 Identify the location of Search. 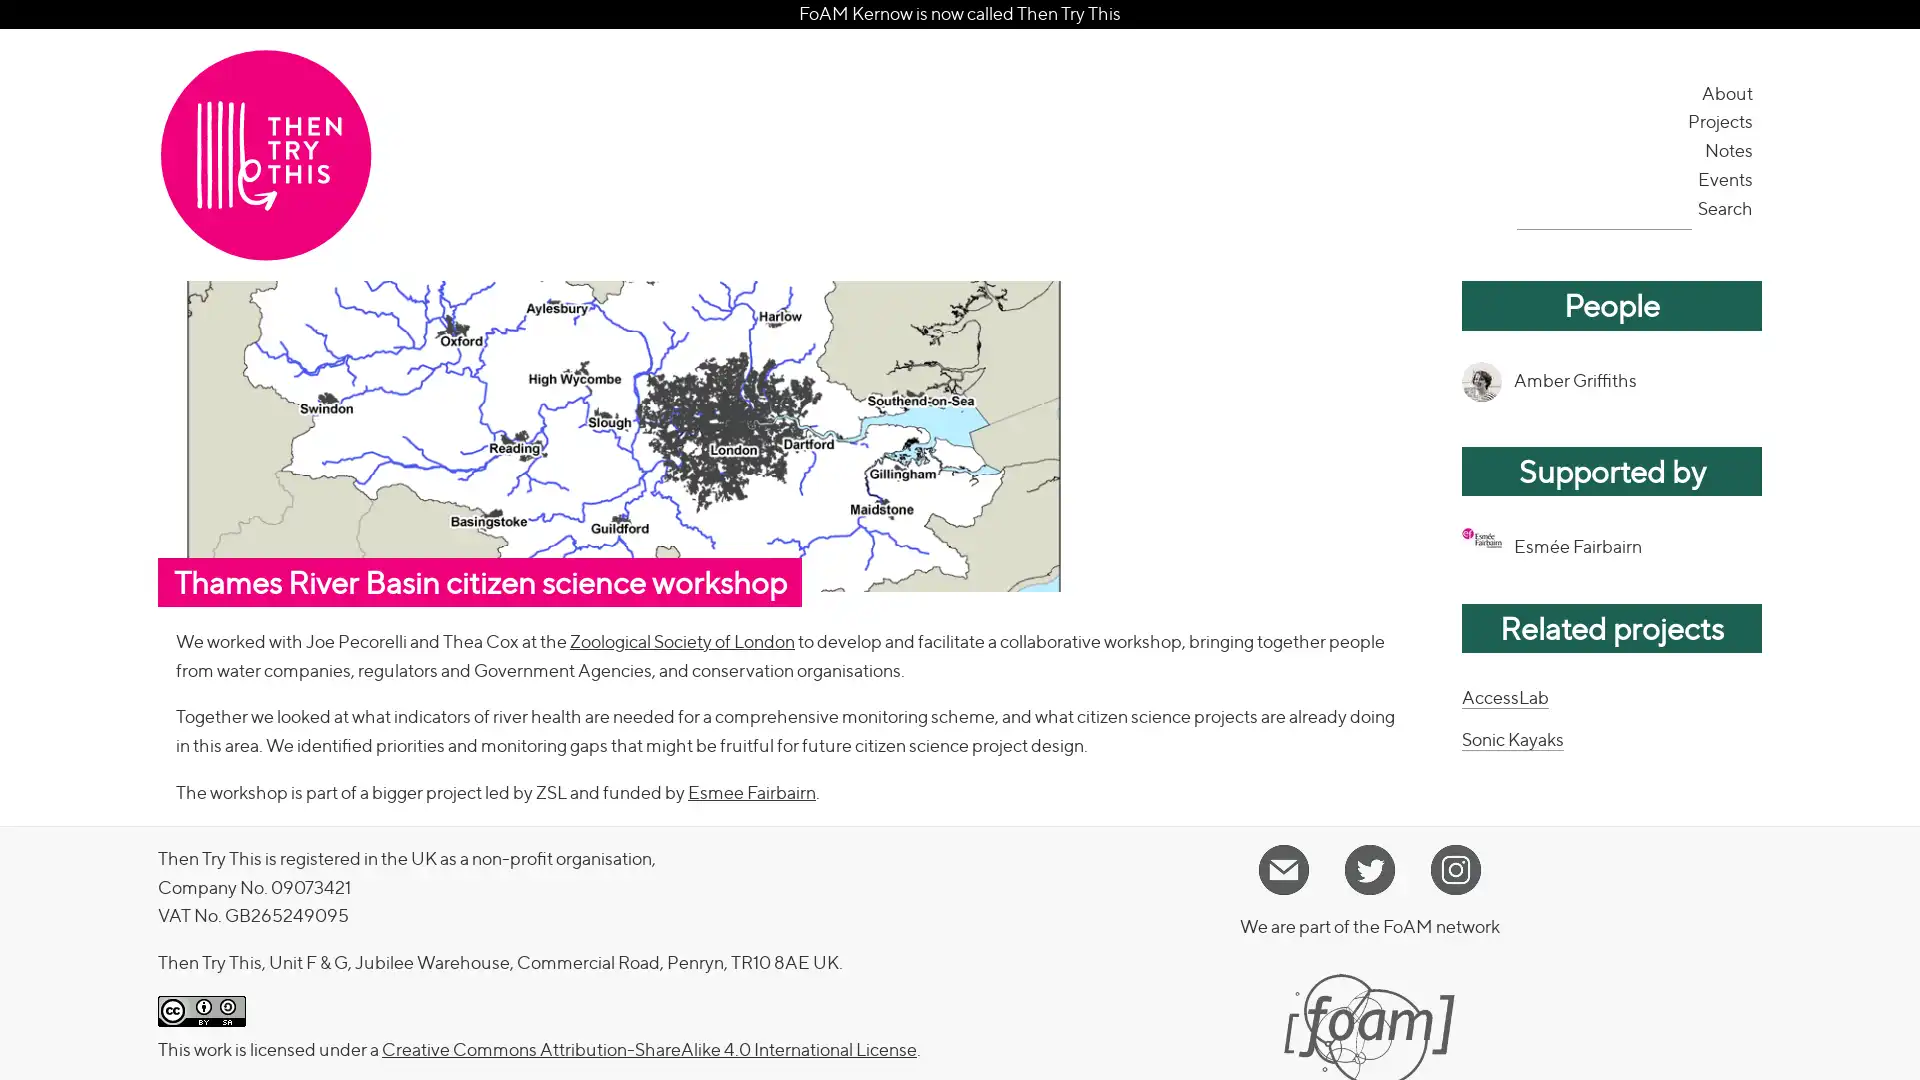
(1726, 207).